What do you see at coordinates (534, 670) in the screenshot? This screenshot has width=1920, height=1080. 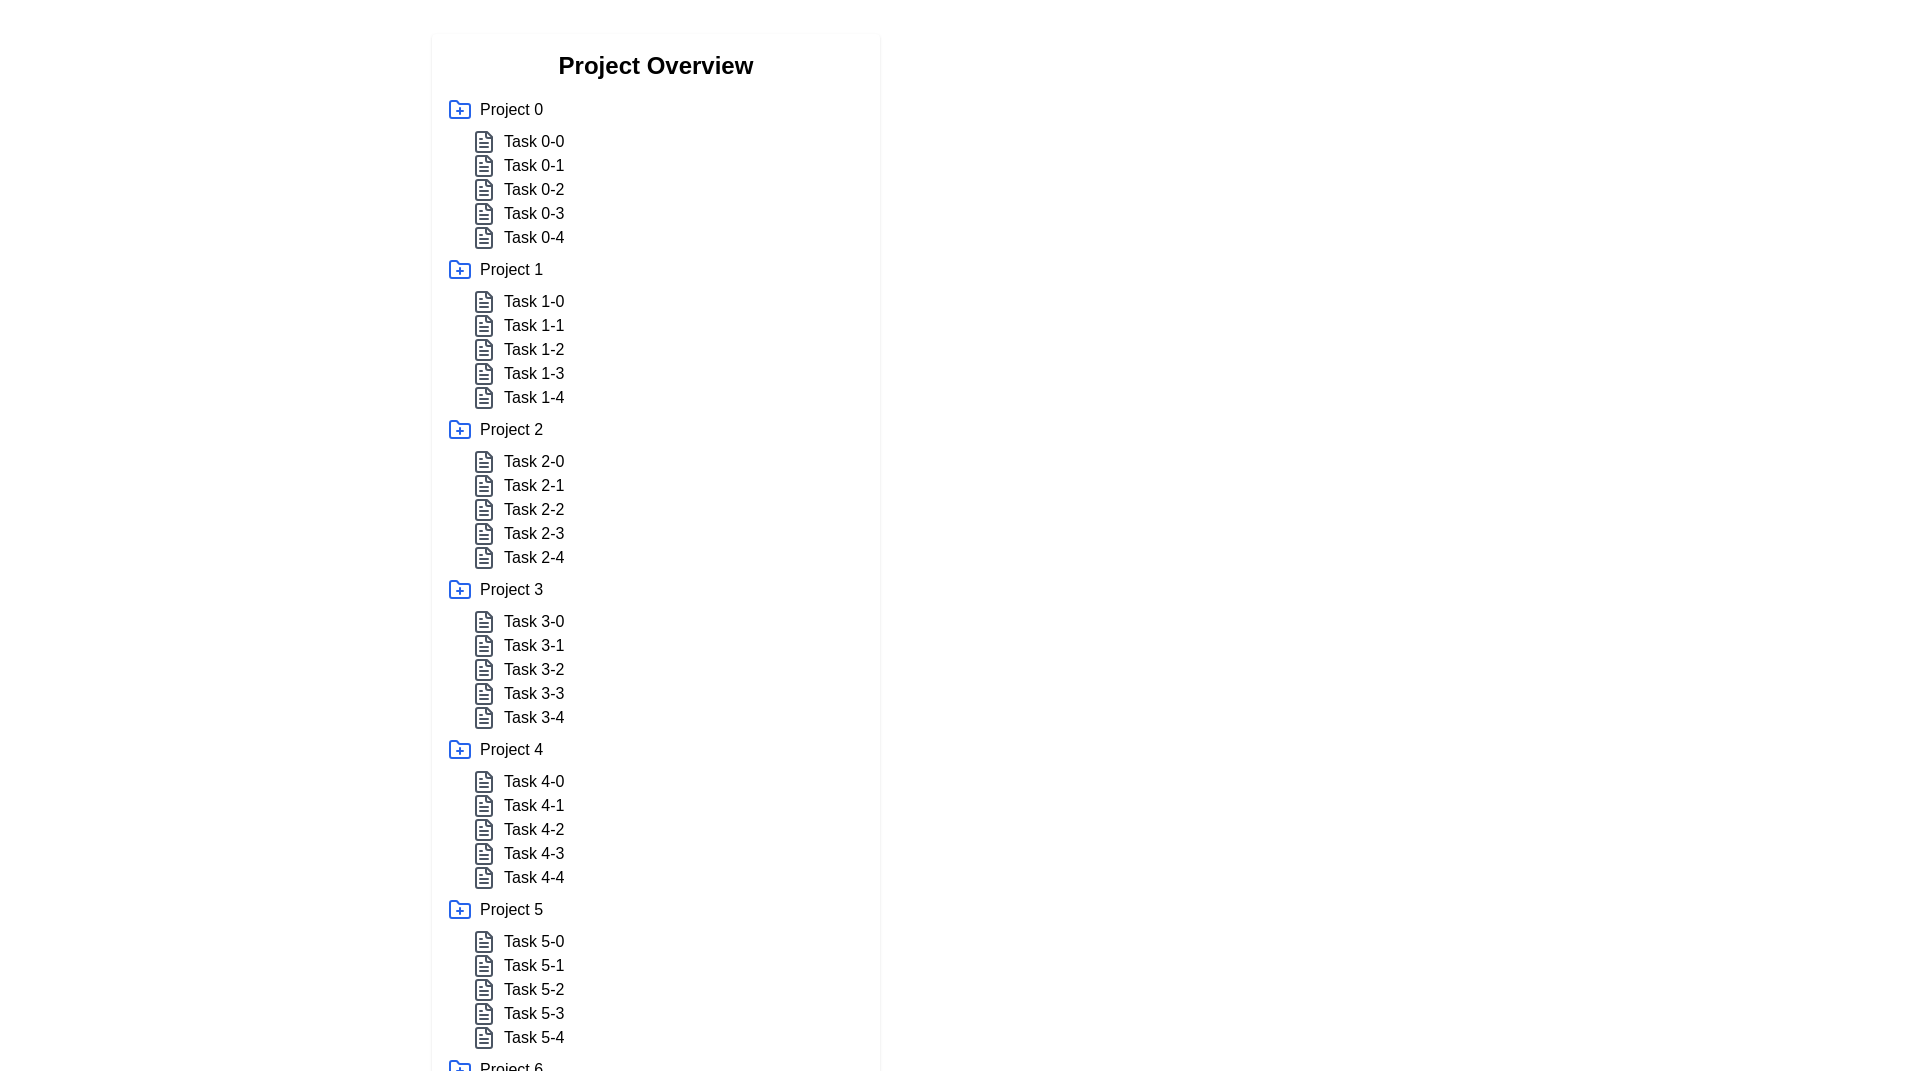 I see `the 'Task 3-2' text label` at bounding box center [534, 670].